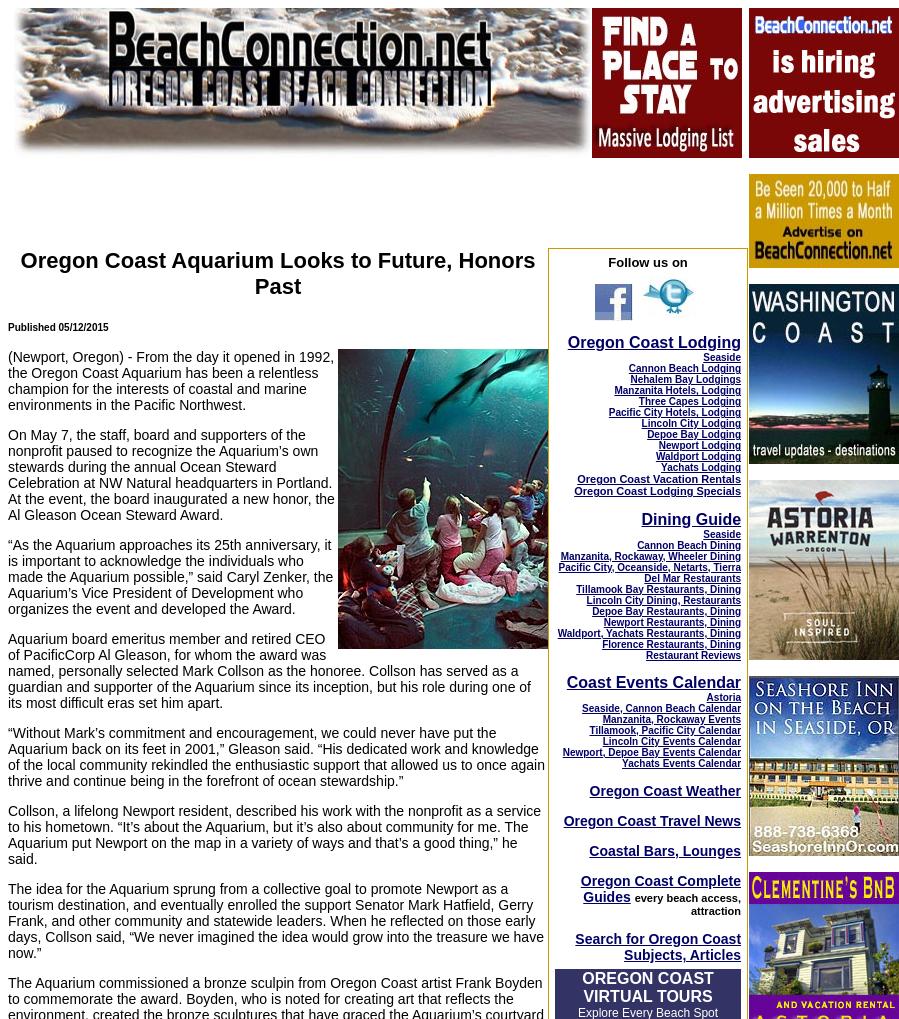 The height and width of the screenshot is (1019, 899). Describe the element at coordinates (651, 819) in the screenshot. I see `'Oregon 
            Coast Travel News'` at that location.